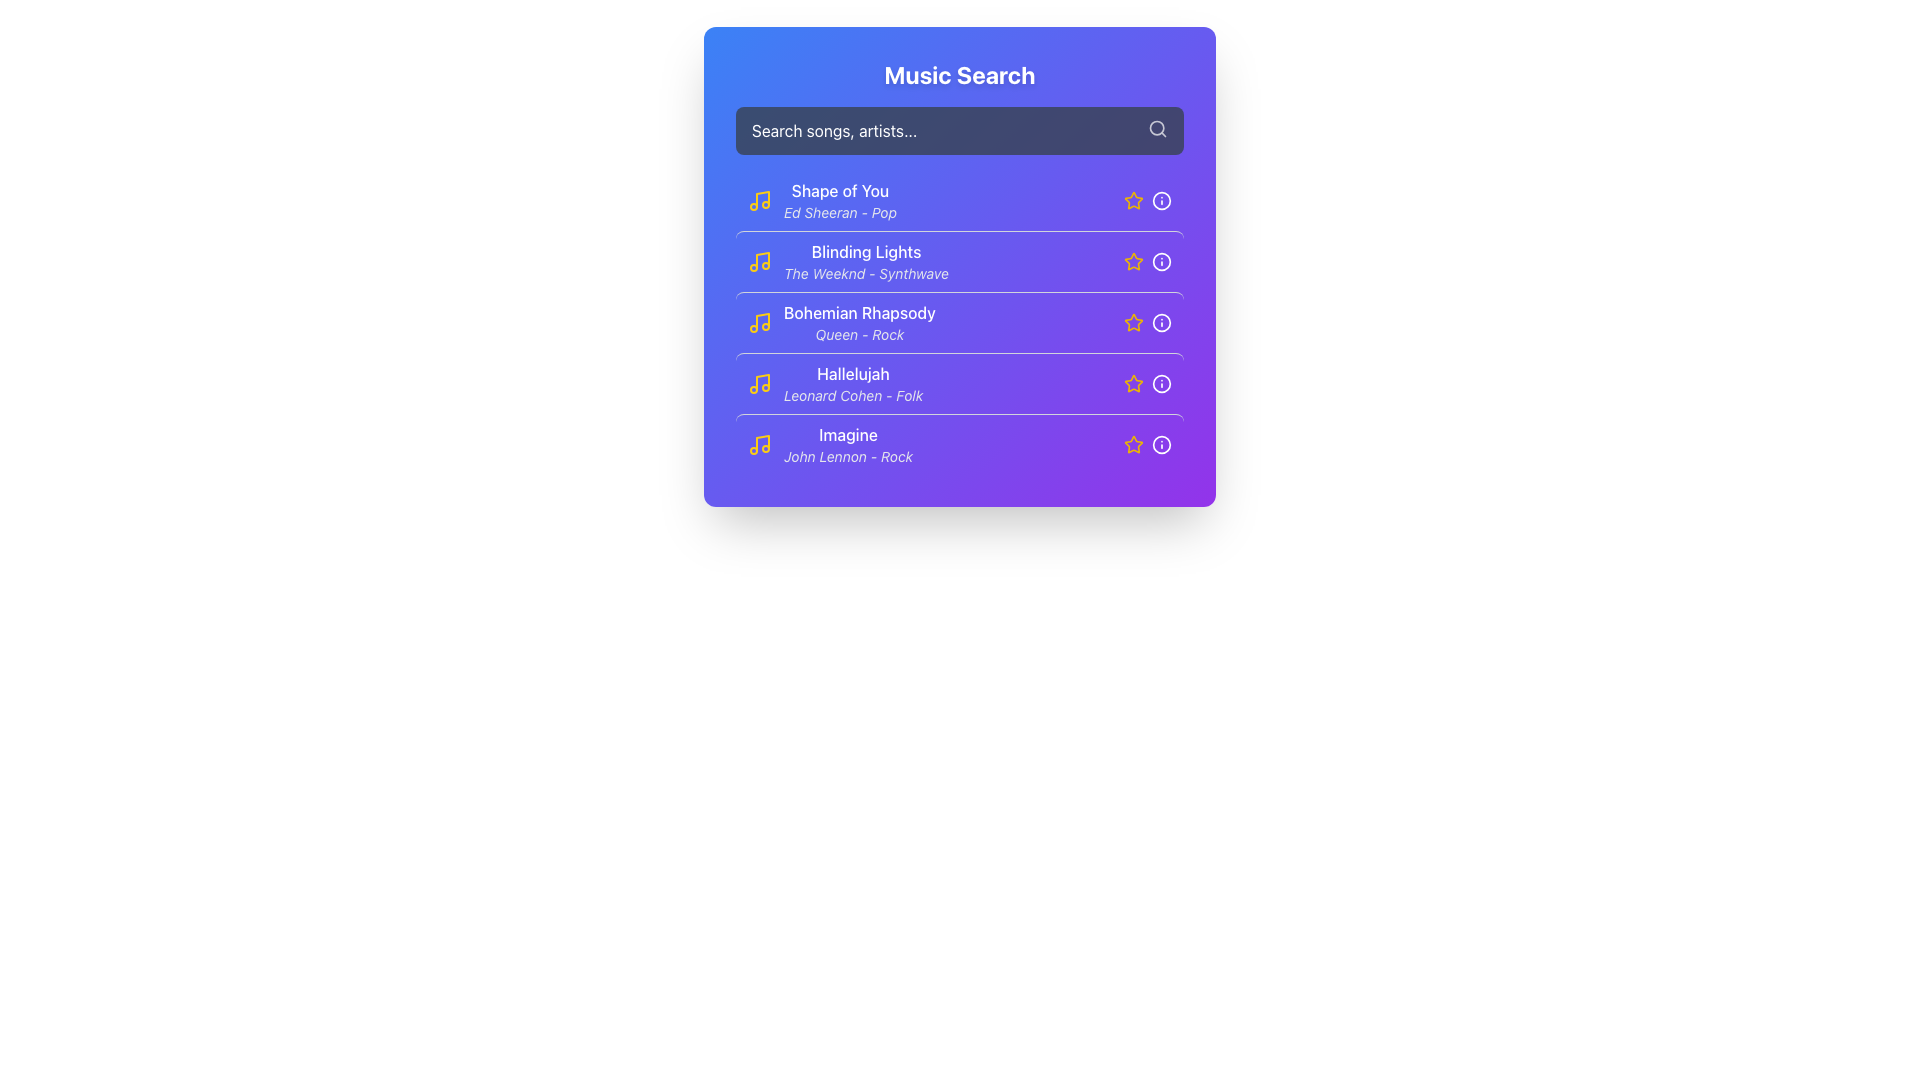 This screenshot has height=1080, width=1920. What do you see at coordinates (758, 200) in the screenshot?
I see `the yellow musical note icon that symbolizes the song, located to the left of the text 'Shape of You Ed Sheeran - Pop' in the first entry of the music search results` at bounding box center [758, 200].